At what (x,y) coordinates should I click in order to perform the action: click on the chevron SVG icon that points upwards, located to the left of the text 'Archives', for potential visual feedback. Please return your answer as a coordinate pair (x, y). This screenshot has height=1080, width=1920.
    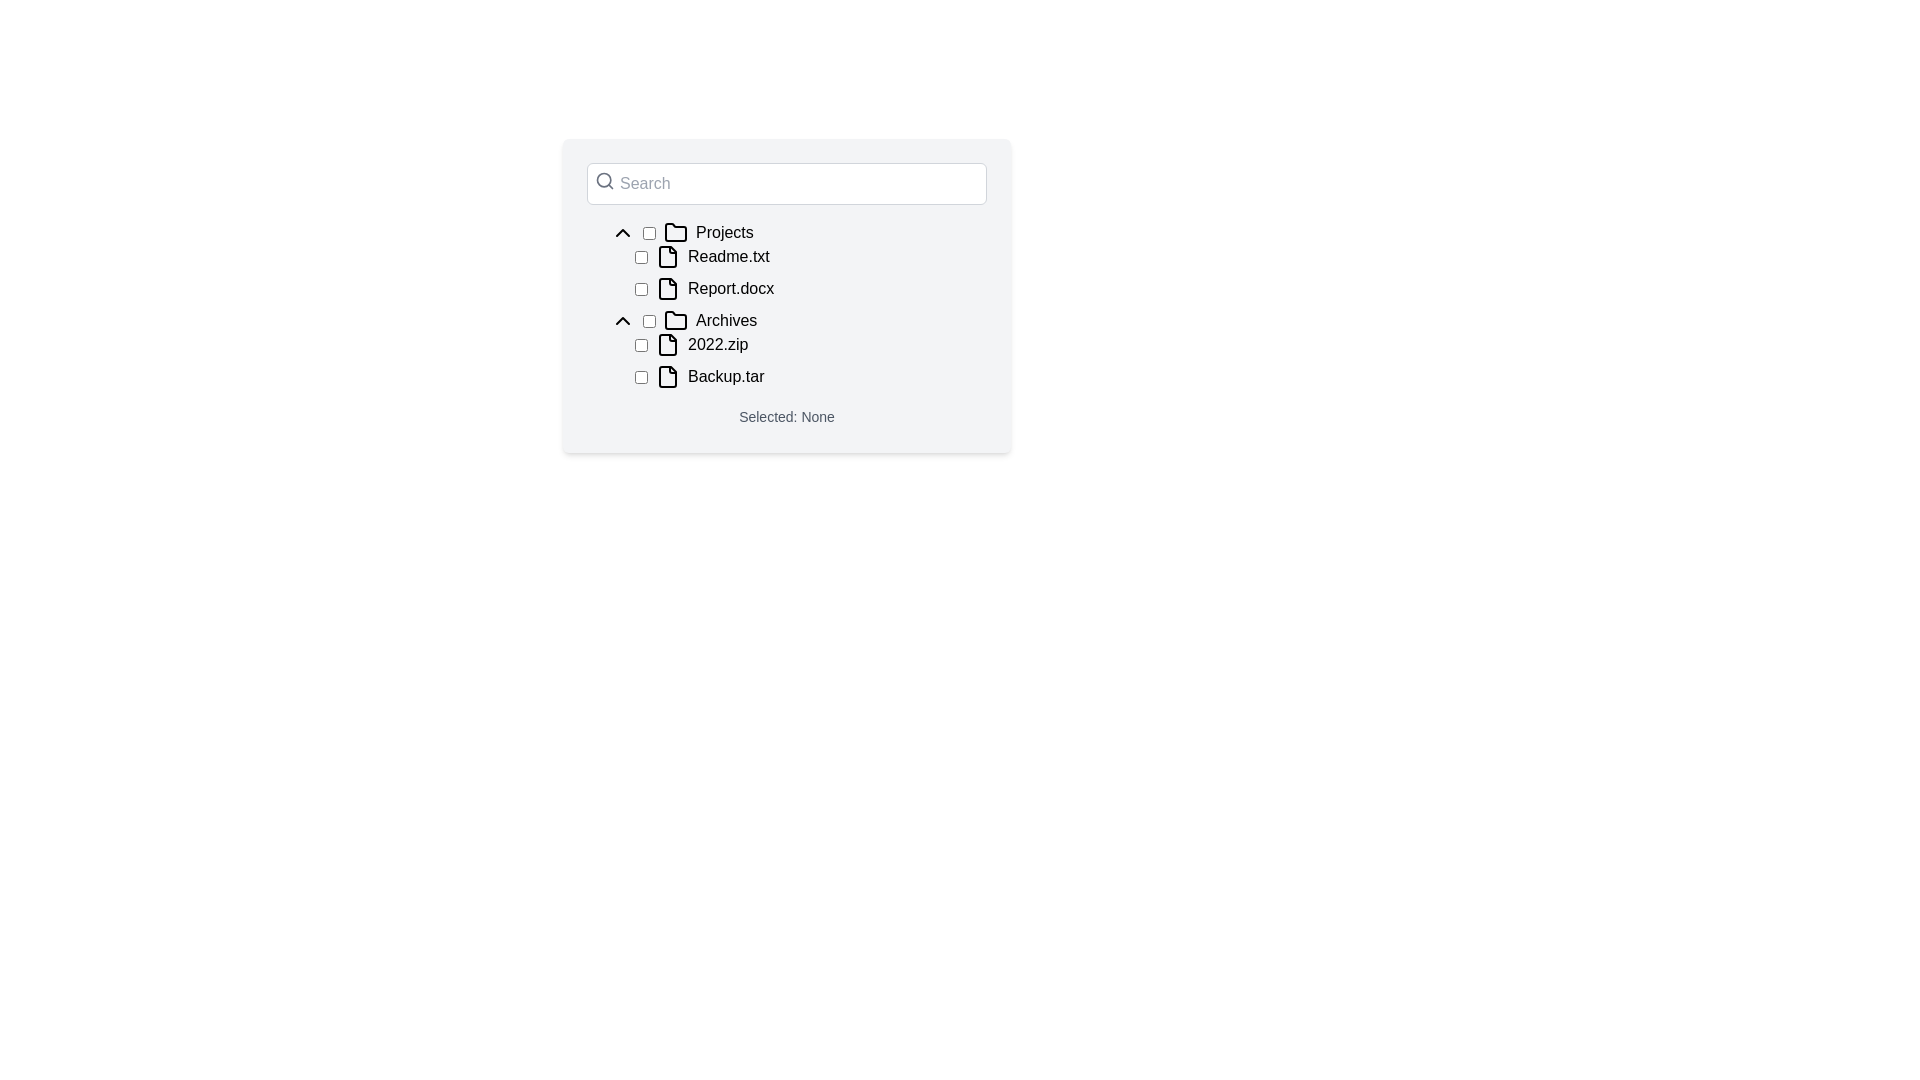
    Looking at the image, I should click on (622, 319).